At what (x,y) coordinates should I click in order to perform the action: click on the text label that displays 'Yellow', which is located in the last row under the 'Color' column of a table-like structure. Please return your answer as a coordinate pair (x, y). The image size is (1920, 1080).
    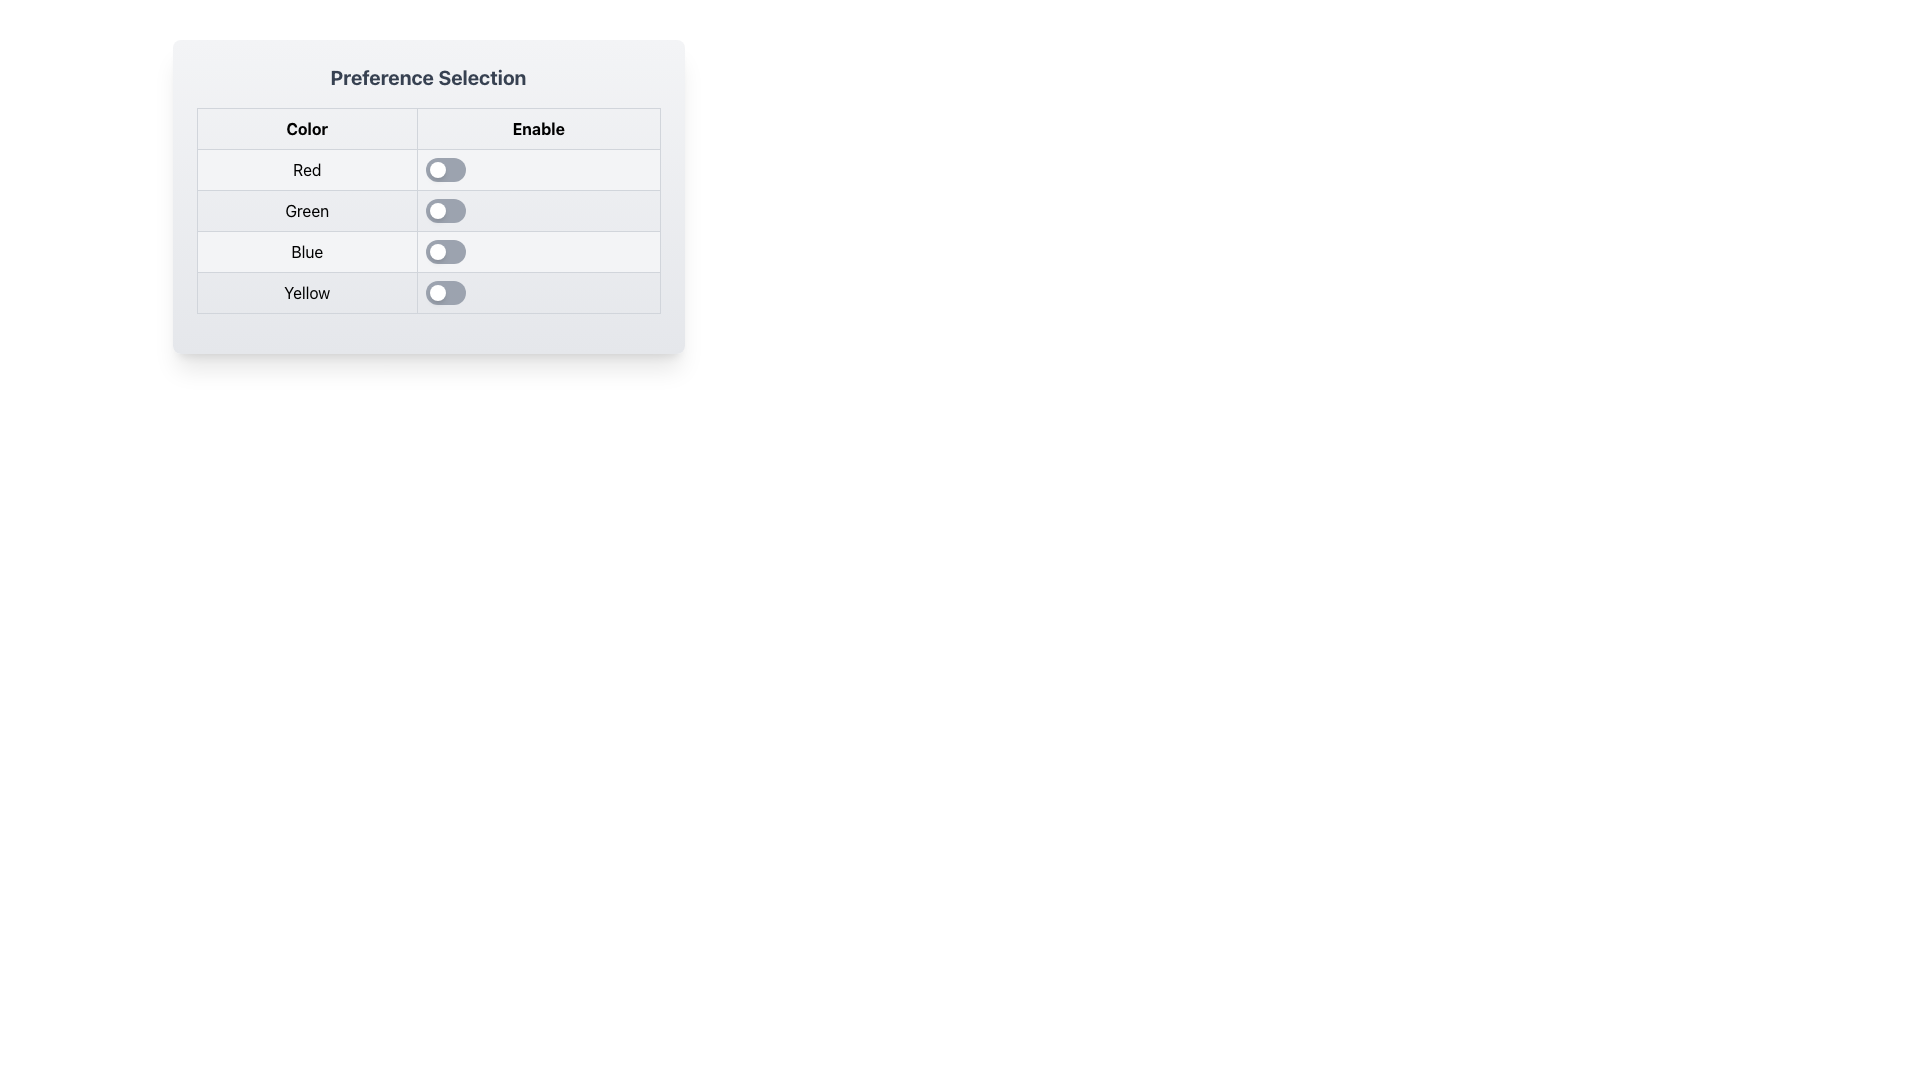
    Looking at the image, I should click on (306, 293).